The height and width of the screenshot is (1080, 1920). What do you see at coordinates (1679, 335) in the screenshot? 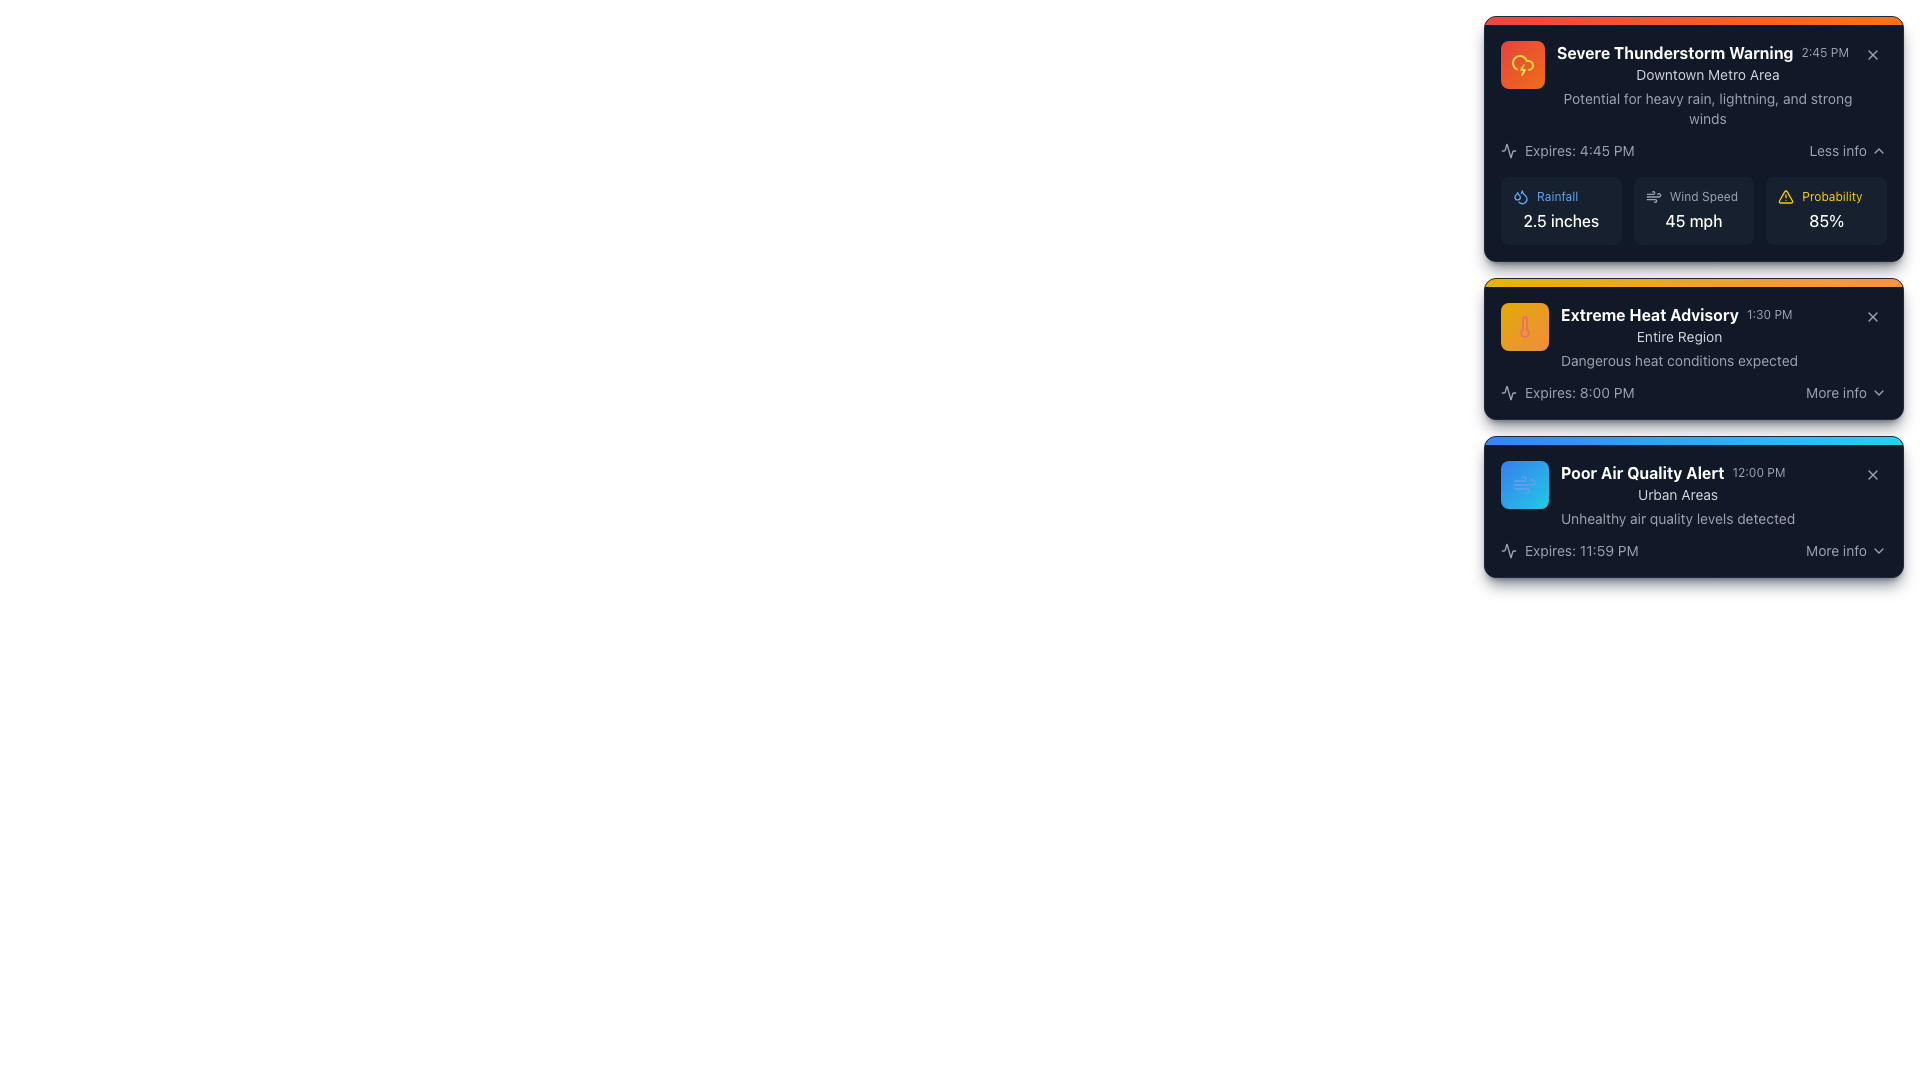
I see `the text label element displaying 'Entire Region', which is styled in gray and located below the title 'Extreme Heat Advisory' in the second alert box` at bounding box center [1679, 335].